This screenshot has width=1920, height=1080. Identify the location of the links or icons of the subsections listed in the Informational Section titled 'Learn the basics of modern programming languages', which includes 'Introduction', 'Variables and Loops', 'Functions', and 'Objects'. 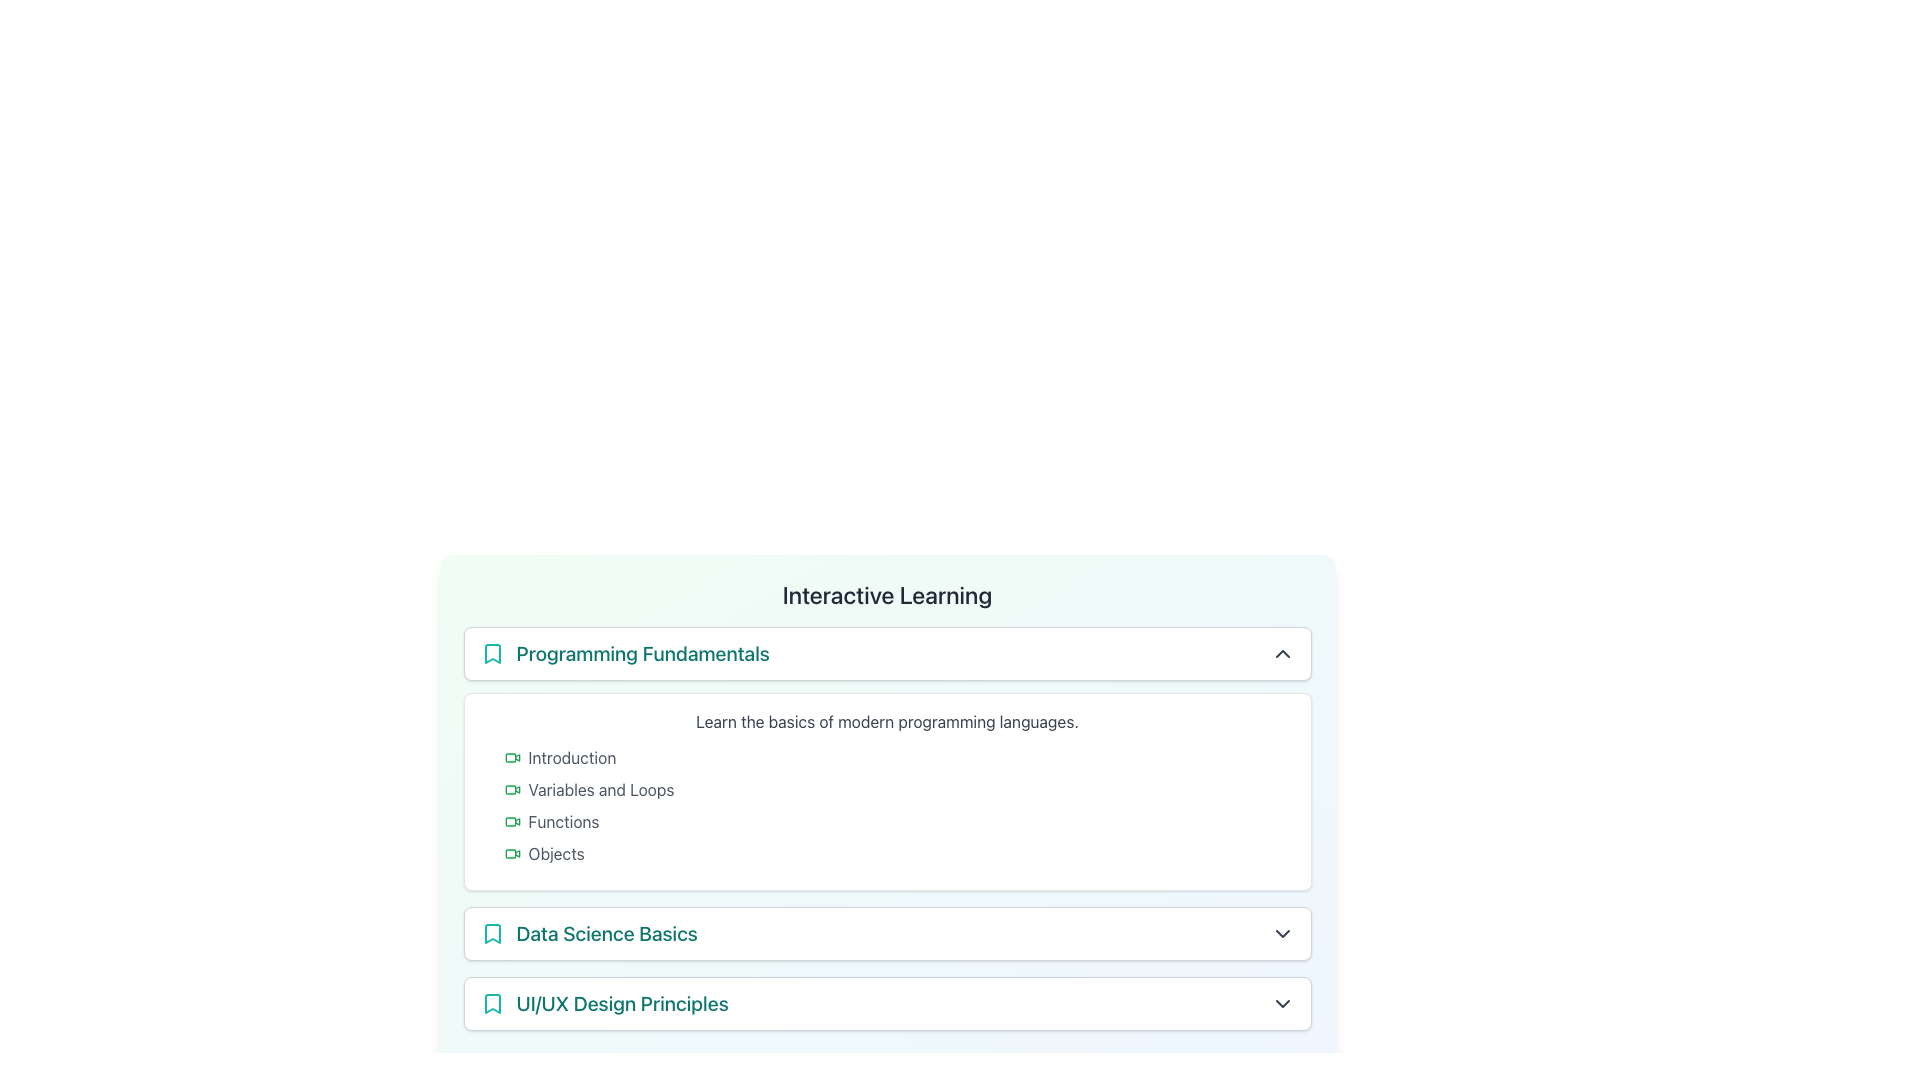
(886, 790).